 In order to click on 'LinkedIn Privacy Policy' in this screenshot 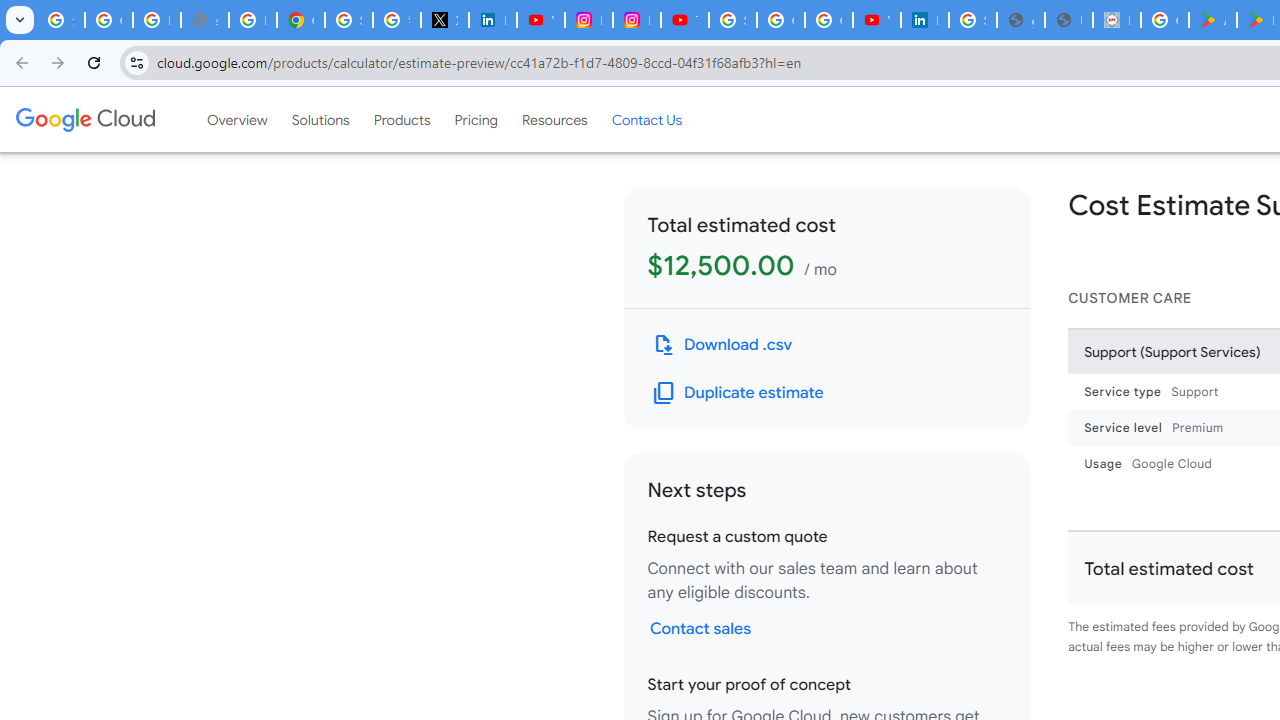, I will do `click(492, 20)`.